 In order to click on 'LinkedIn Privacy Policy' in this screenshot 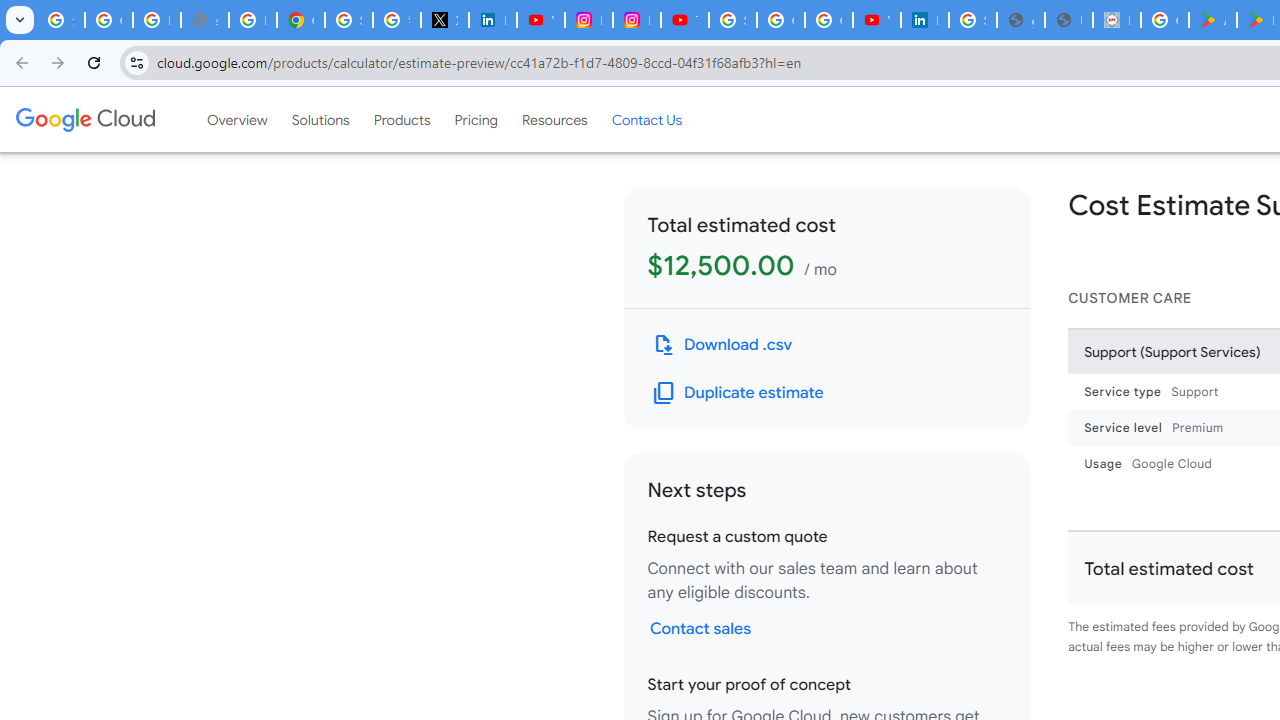, I will do `click(492, 20)`.